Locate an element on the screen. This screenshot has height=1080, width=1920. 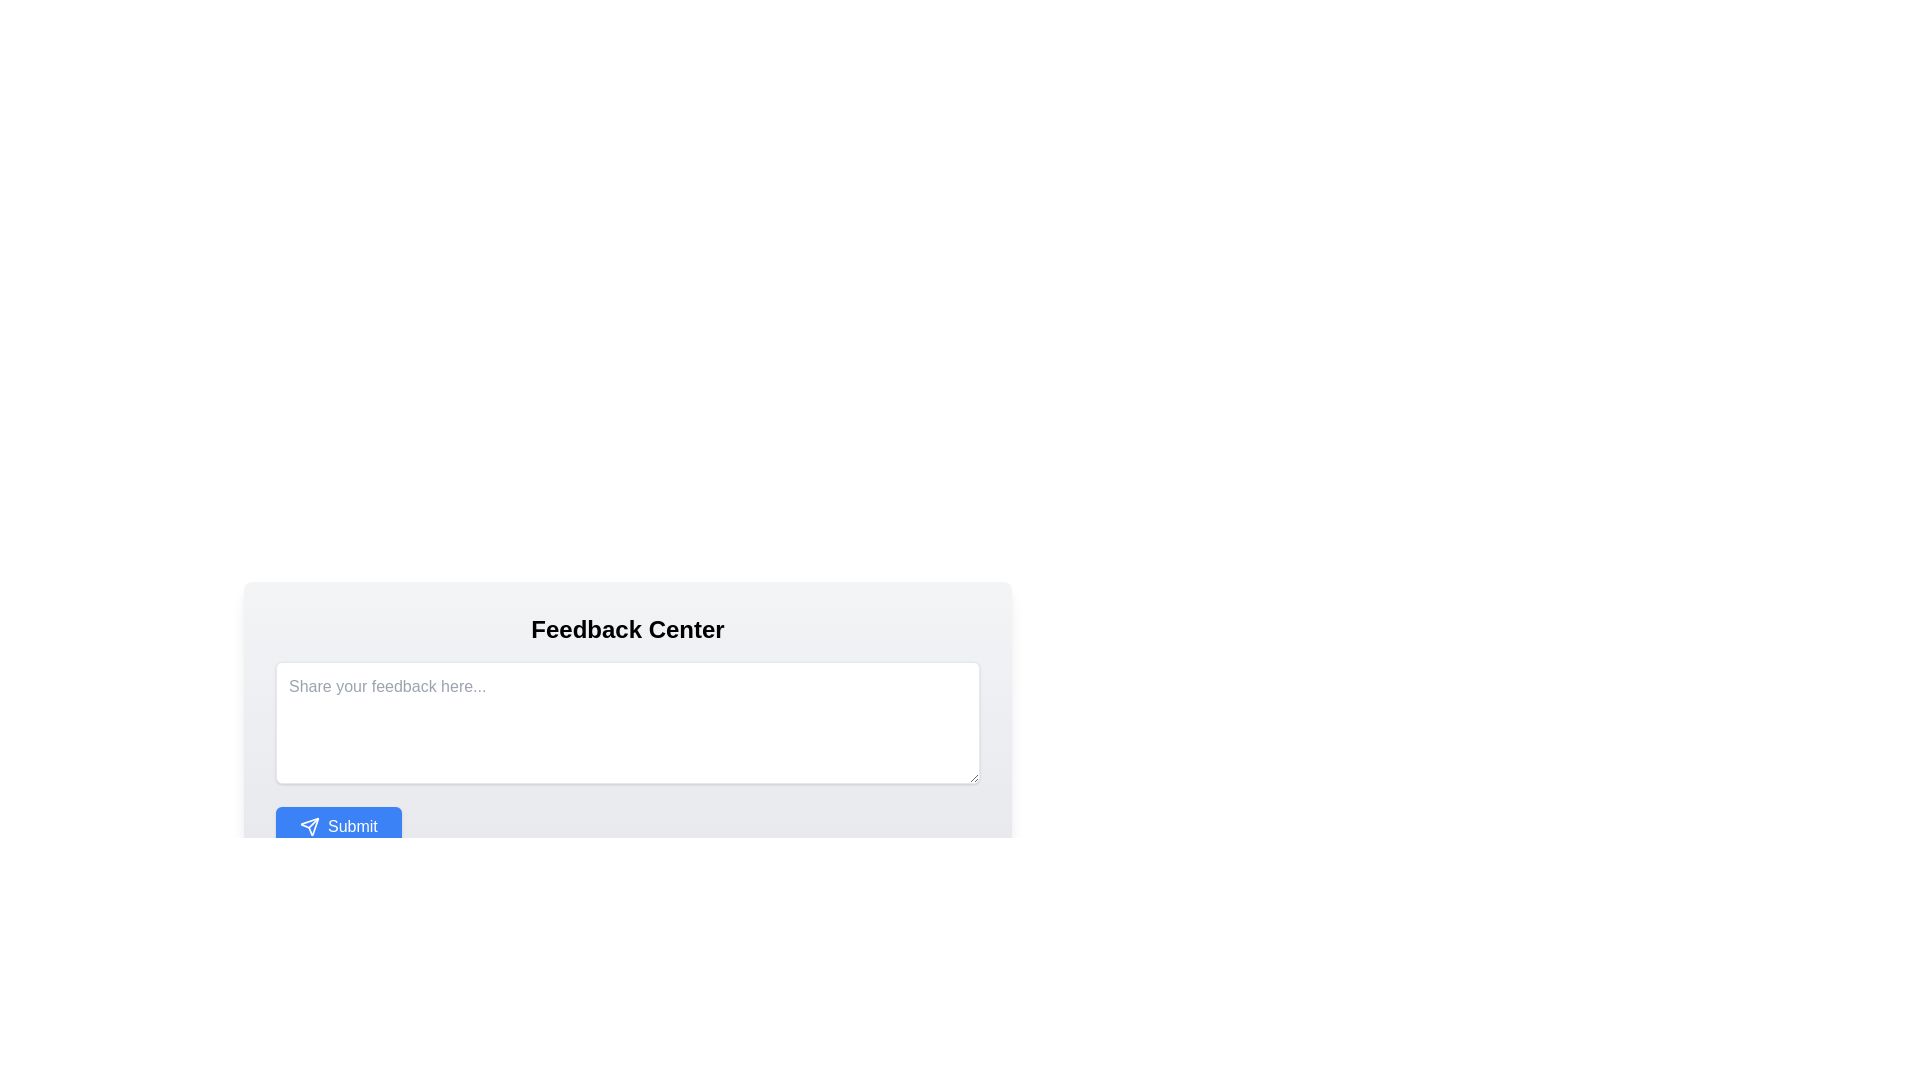
upper-left segment of the monochrome outline paper airplane icon, which is part of the 'Submit' button in the 'Feedback Center' section for development or debugging purposes is located at coordinates (309, 826).